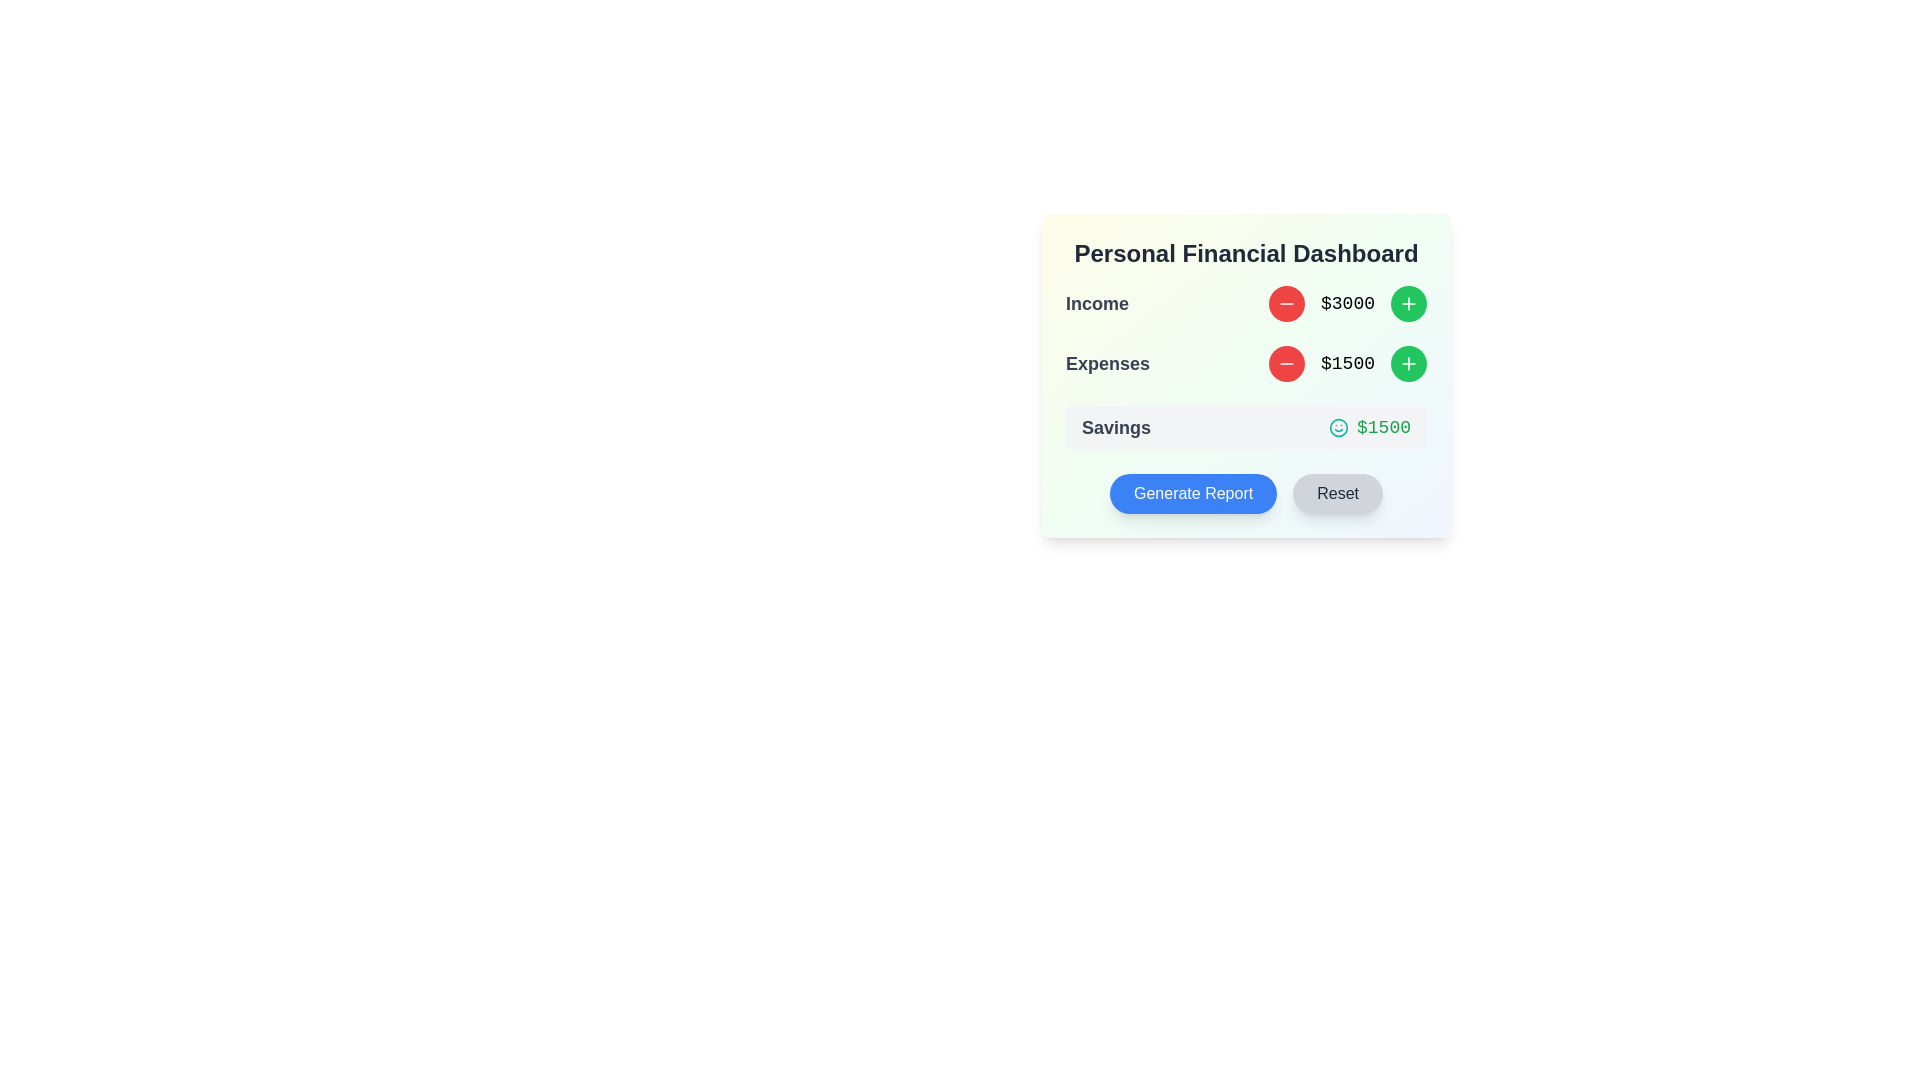 This screenshot has width=1920, height=1080. What do you see at coordinates (1348, 304) in the screenshot?
I see `the static text label displaying '$3000' which is located under the 'Income' label, flanked by a red minus button and a green plus button` at bounding box center [1348, 304].